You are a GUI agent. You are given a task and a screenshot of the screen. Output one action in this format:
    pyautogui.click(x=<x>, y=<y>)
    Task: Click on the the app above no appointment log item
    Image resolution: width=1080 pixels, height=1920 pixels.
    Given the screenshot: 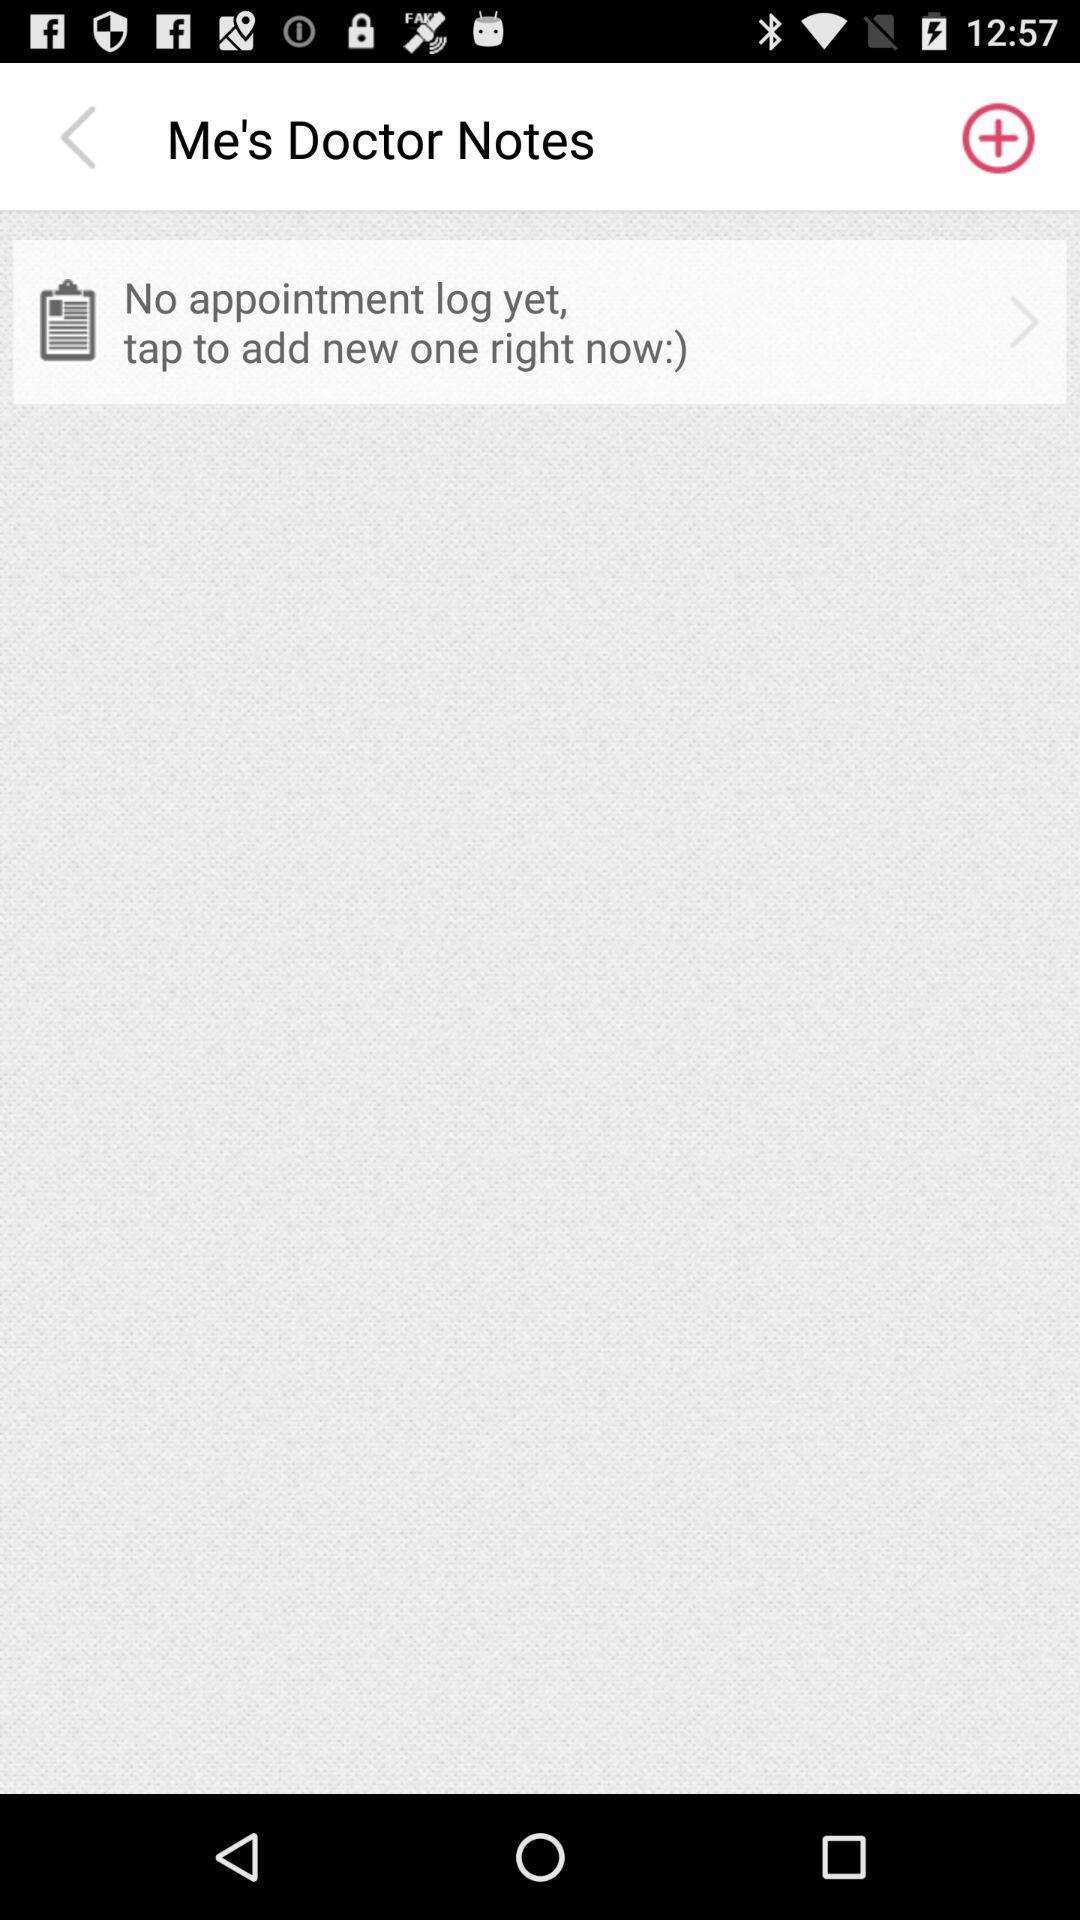 What is the action you would take?
    pyautogui.click(x=996, y=137)
    